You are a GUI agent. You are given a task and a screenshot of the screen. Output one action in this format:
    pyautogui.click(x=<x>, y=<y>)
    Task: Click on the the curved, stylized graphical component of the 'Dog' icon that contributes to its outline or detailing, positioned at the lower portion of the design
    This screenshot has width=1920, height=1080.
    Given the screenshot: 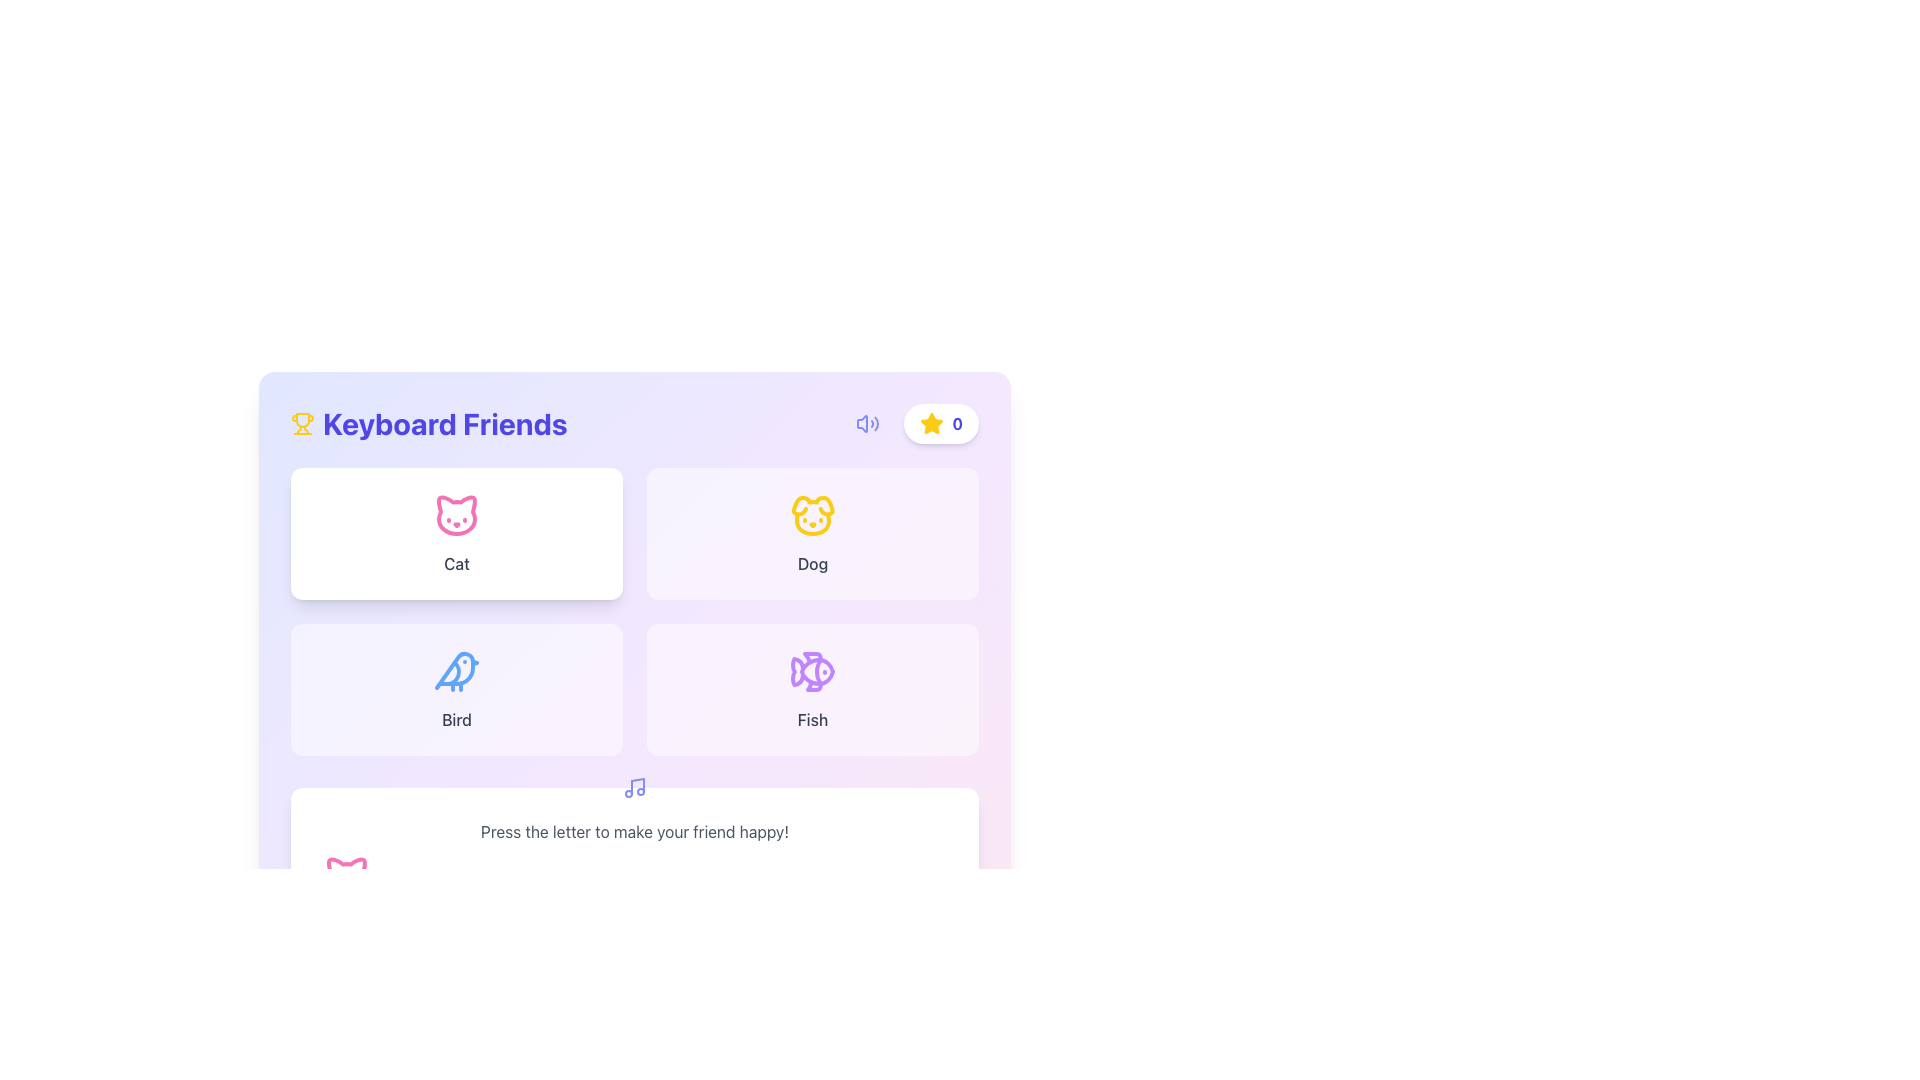 What is the action you would take?
    pyautogui.click(x=812, y=523)
    